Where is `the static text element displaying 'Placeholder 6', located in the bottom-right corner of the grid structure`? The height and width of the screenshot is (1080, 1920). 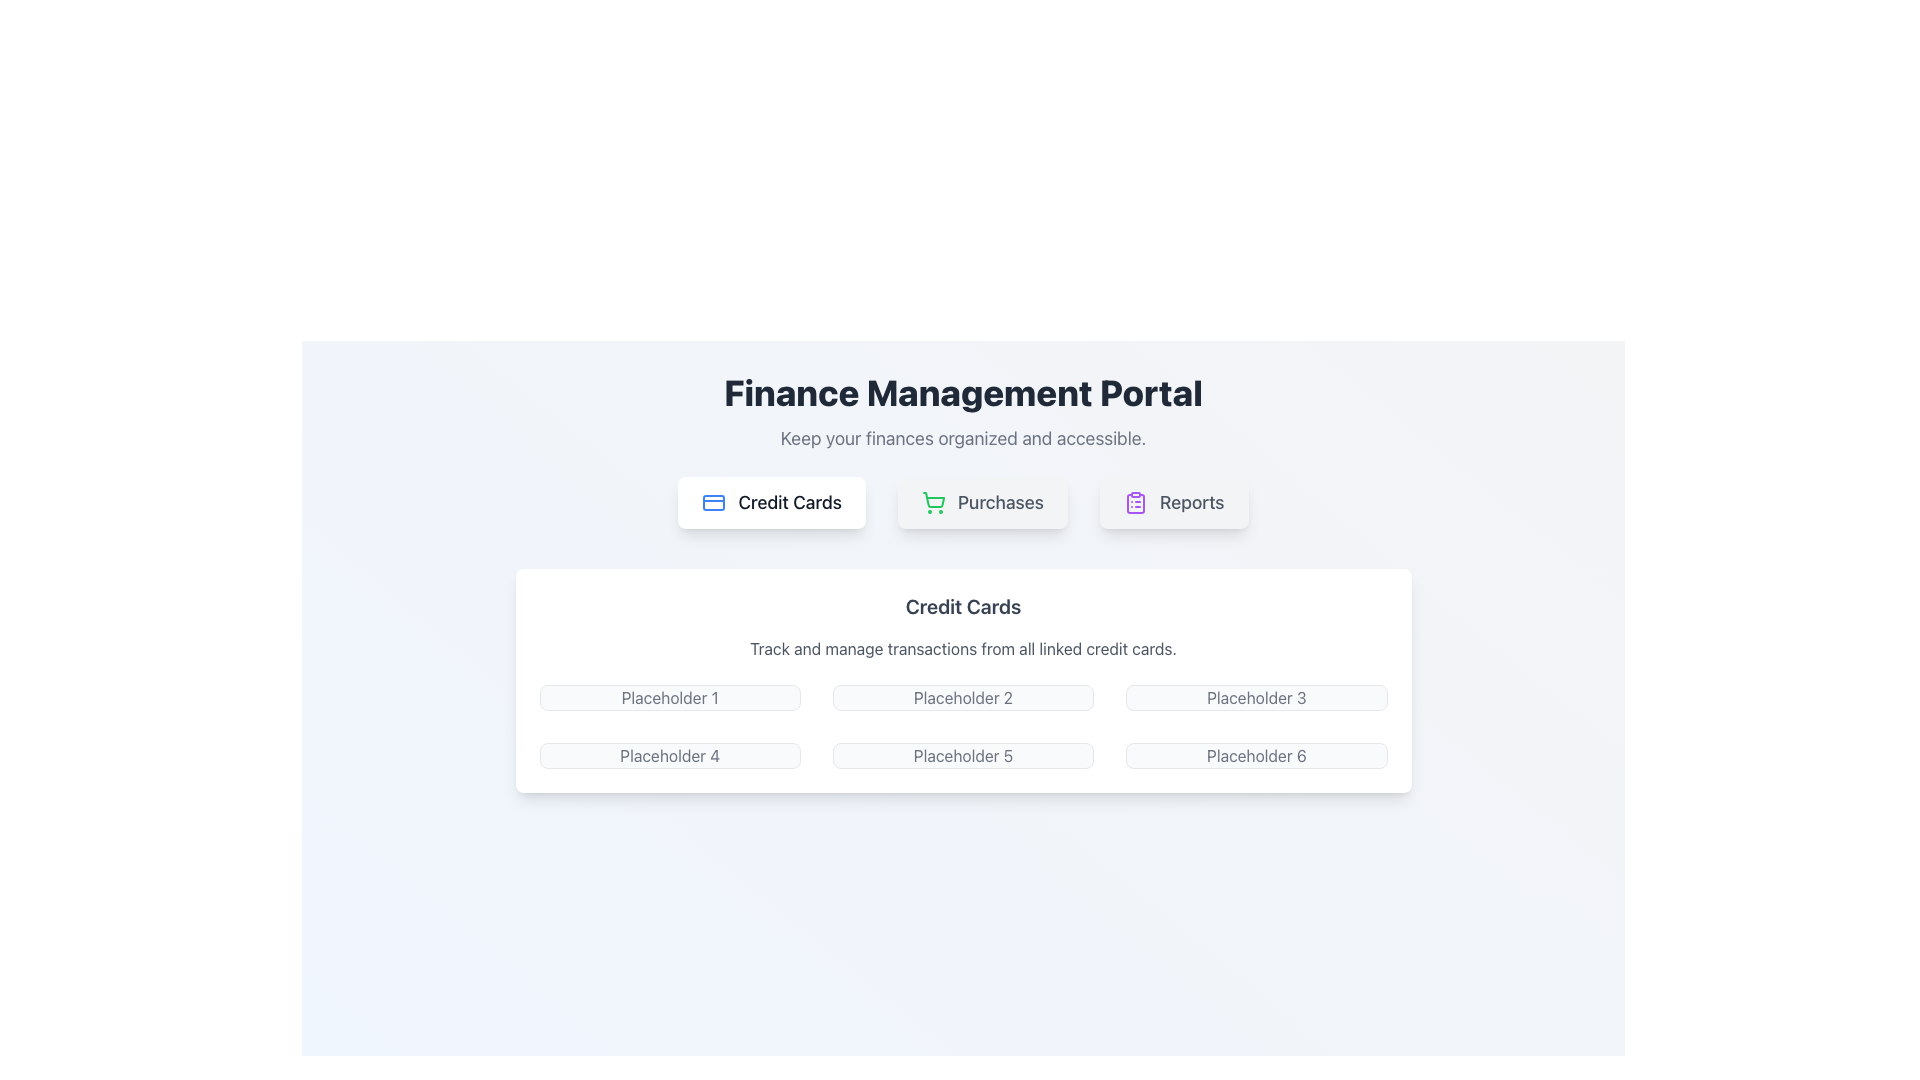 the static text element displaying 'Placeholder 6', located in the bottom-right corner of the grid structure is located at coordinates (1255, 756).